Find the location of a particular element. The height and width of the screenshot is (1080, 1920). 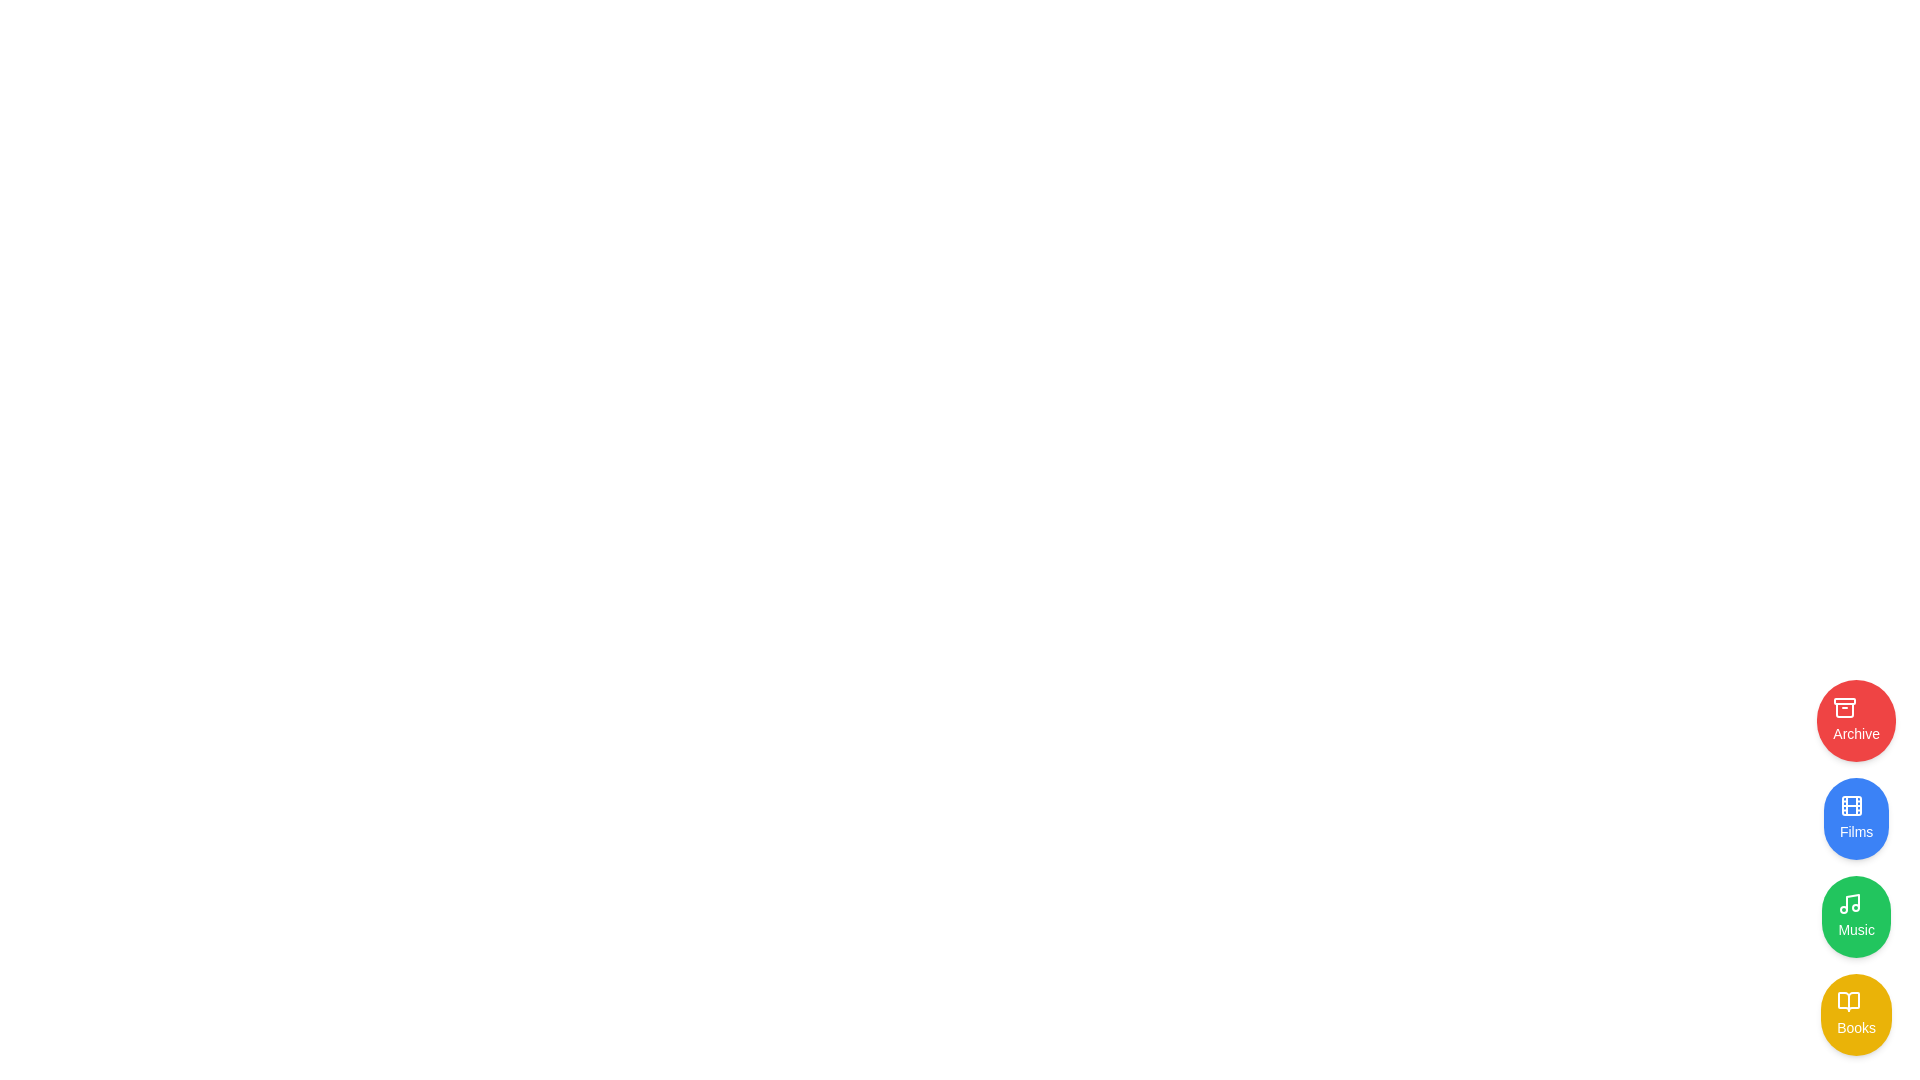

the blue 'Films' SVG icon located within the second button of the vertical row of circular buttons on the right side of the interface is located at coordinates (1851, 805).